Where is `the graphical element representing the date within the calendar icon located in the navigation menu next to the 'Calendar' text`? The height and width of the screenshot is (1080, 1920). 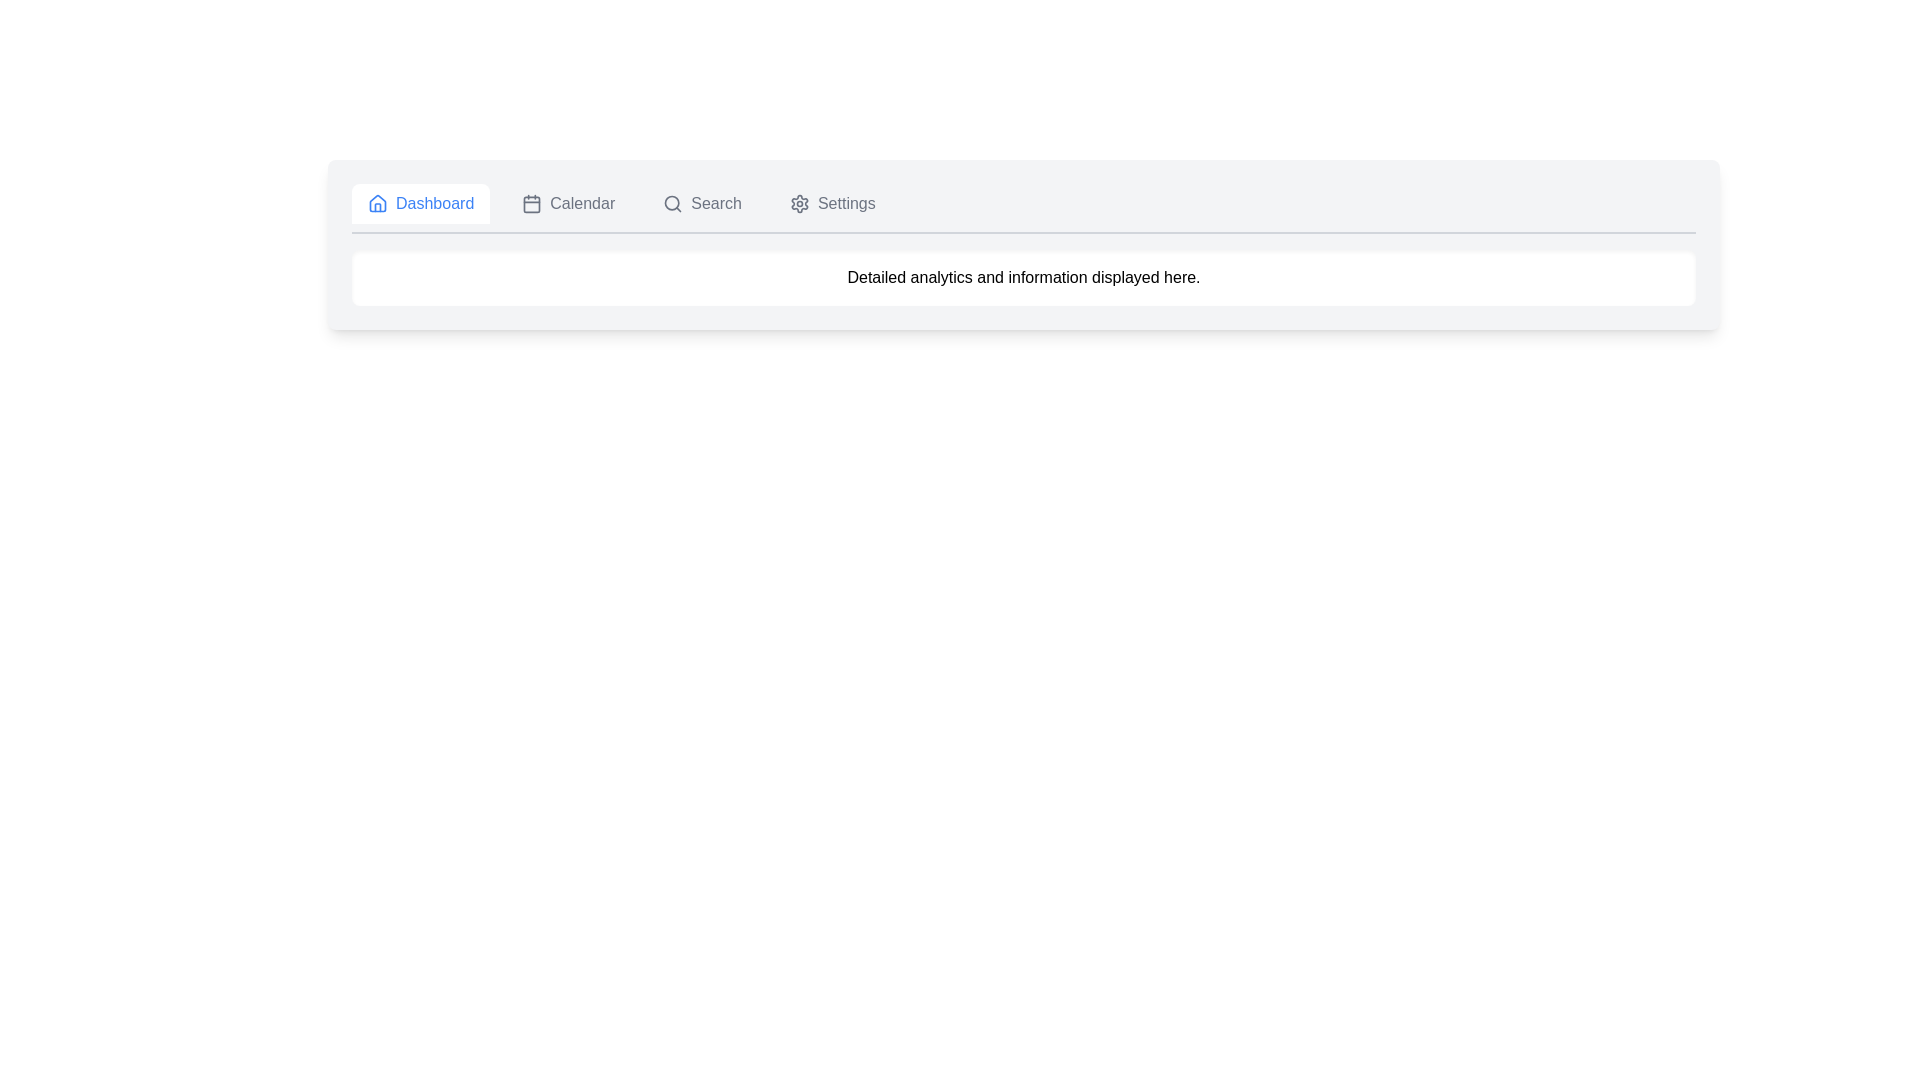 the graphical element representing the date within the calendar icon located in the navigation menu next to the 'Calendar' text is located at coordinates (532, 204).